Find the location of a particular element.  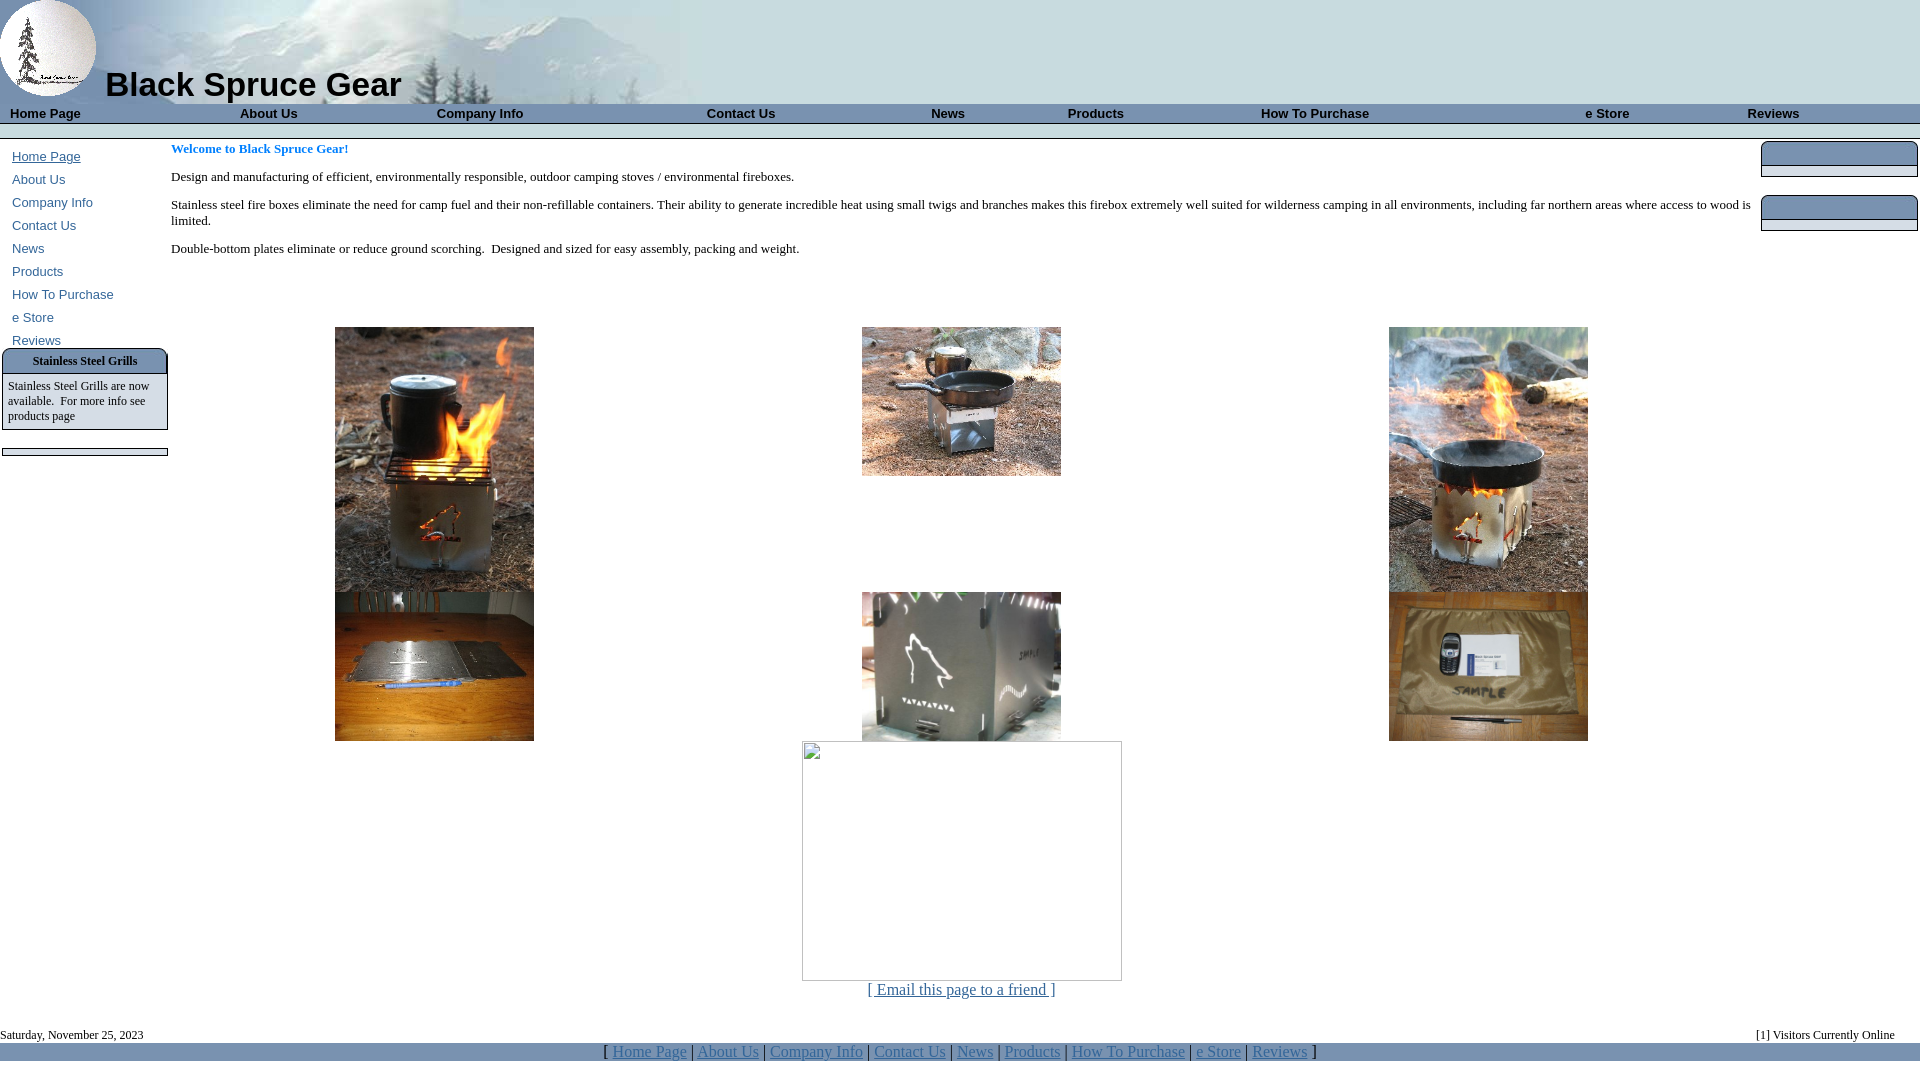

'Company Info' is located at coordinates (435, 113).